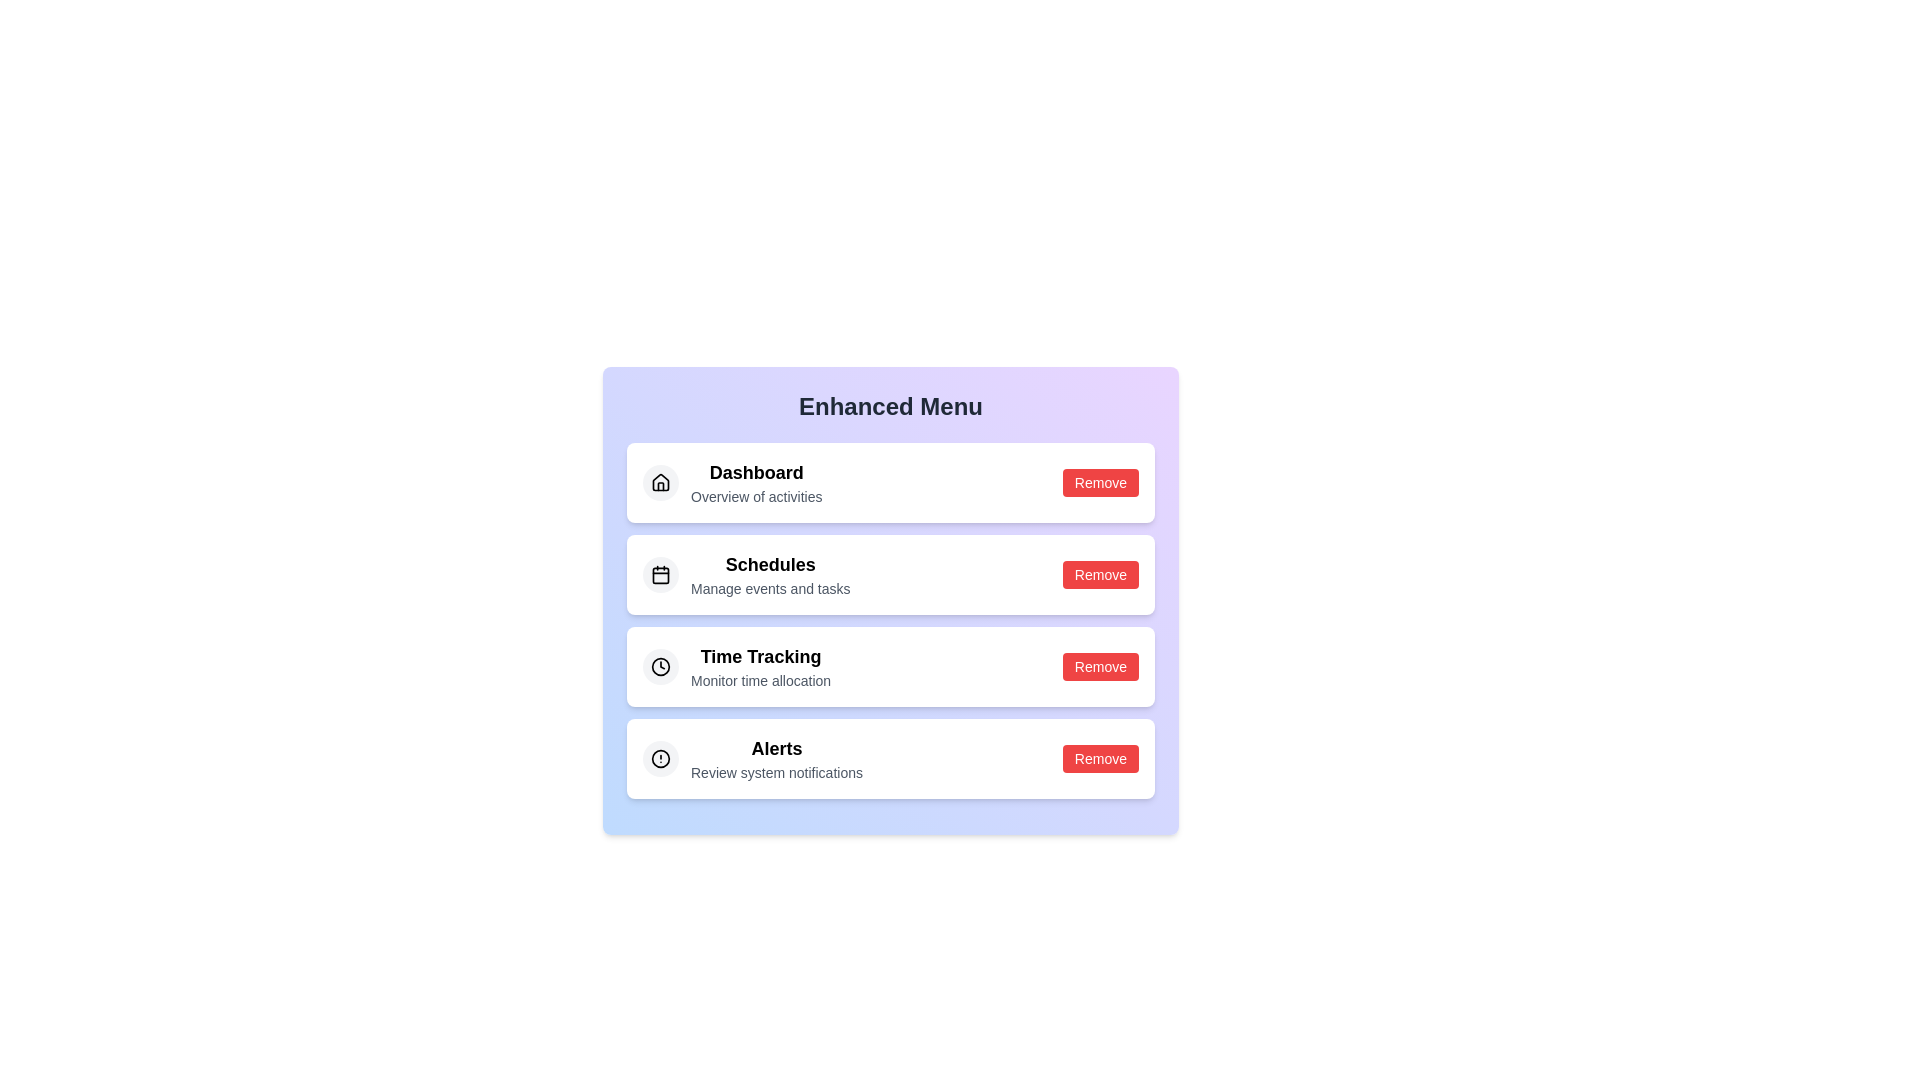 Image resolution: width=1920 pixels, height=1080 pixels. I want to click on the 'Remove' button for the item with title Time Tracking, so click(1099, 667).